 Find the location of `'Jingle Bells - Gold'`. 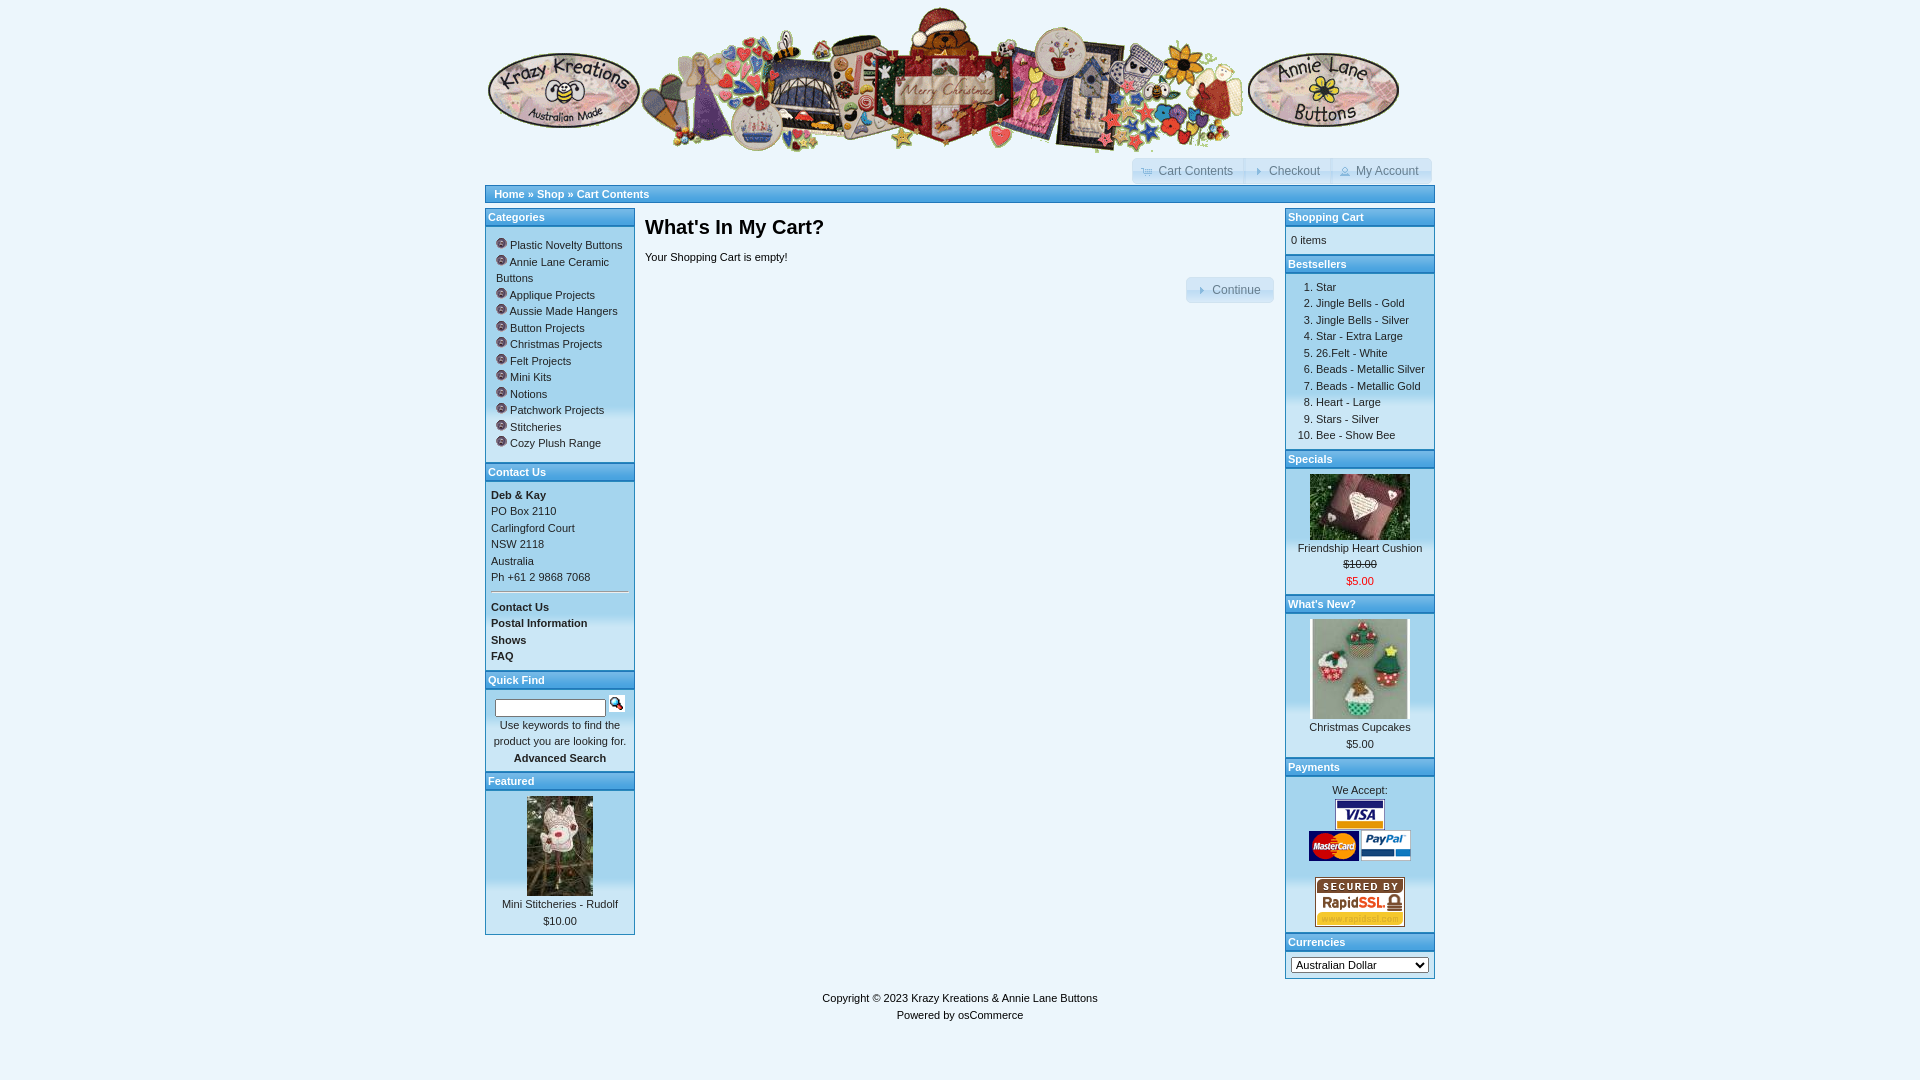

'Jingle Bells - Gold' is located at coordinates (1360, 303).